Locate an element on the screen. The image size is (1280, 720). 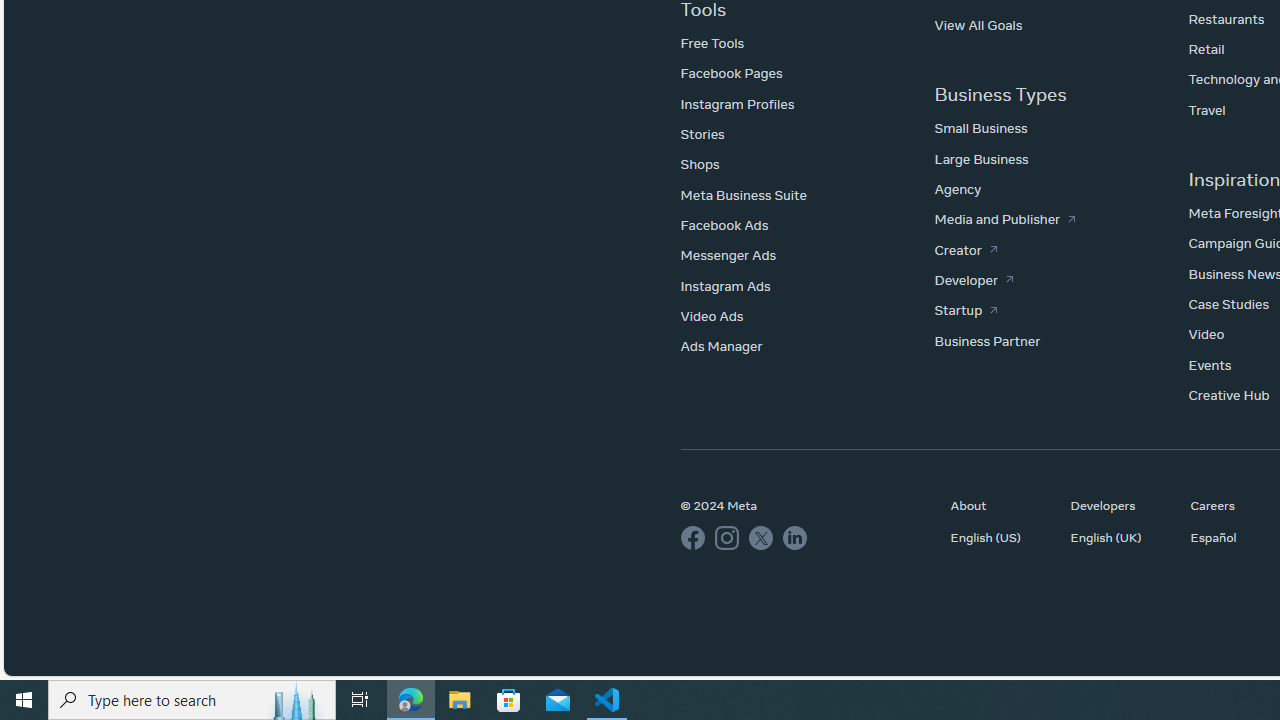
'Travel' is located at coordinates (1206, 109).